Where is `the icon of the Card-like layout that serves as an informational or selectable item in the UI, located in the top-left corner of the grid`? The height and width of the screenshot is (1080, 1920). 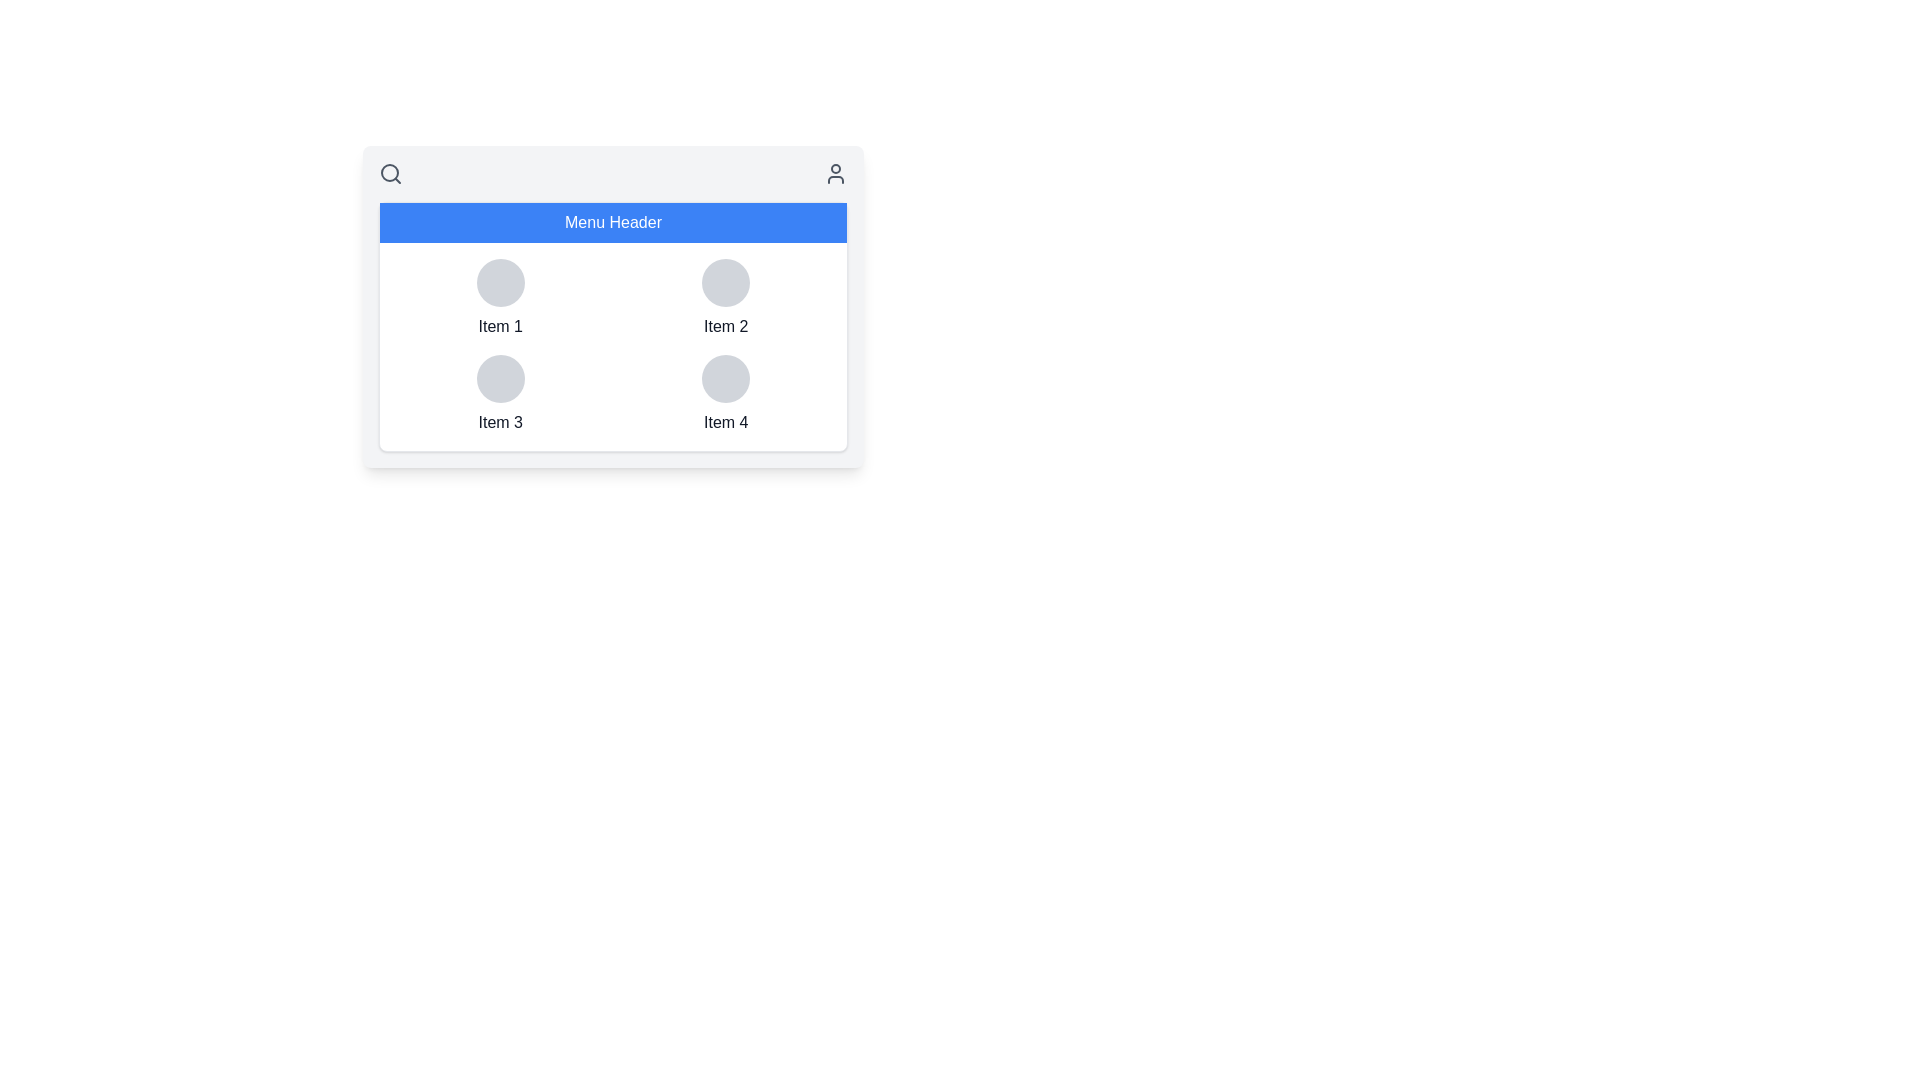
the icon of the Card-like layout that serves as an informational or selectable item in the UI, located in the top-left corner of the grid is located at coordinates (500, 299).